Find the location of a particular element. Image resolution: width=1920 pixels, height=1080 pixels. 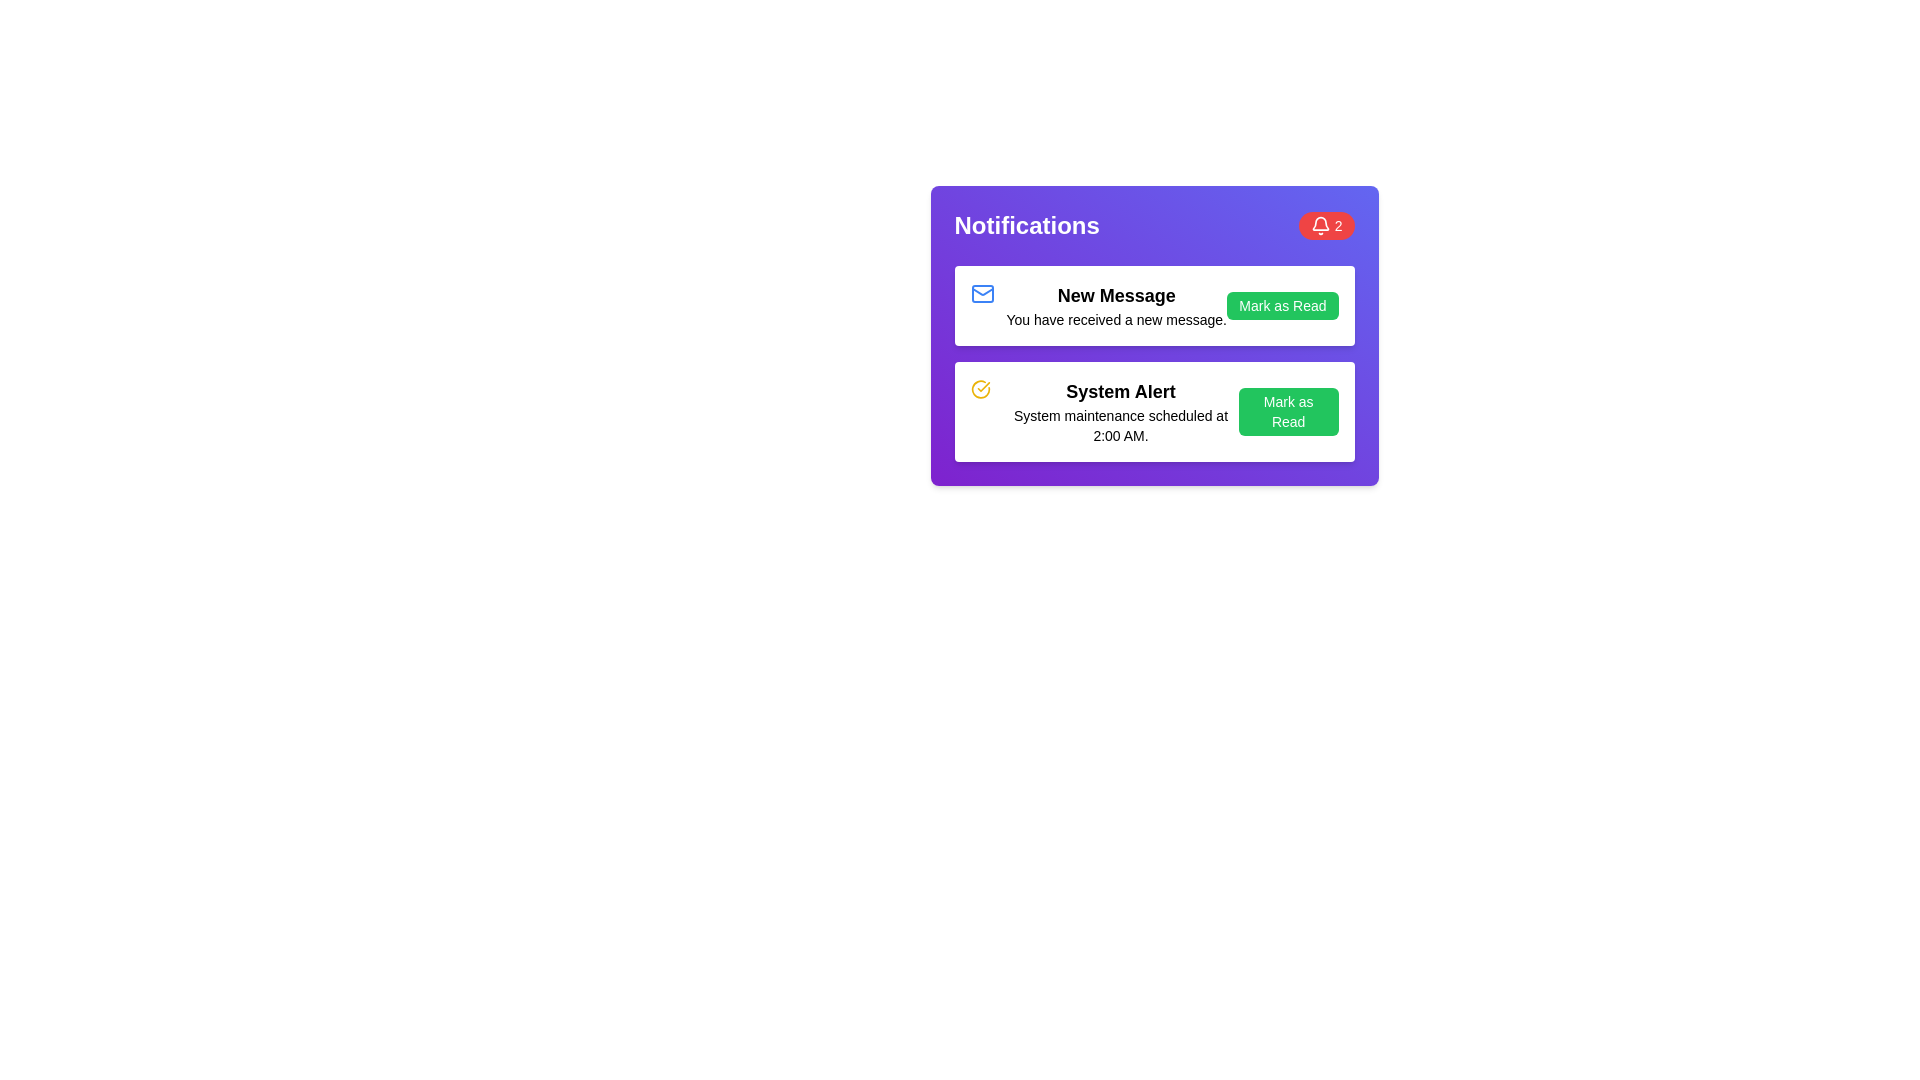

the first notification entry titled 'New Message' in the notifications panel is located at coordinates (1115, 305).